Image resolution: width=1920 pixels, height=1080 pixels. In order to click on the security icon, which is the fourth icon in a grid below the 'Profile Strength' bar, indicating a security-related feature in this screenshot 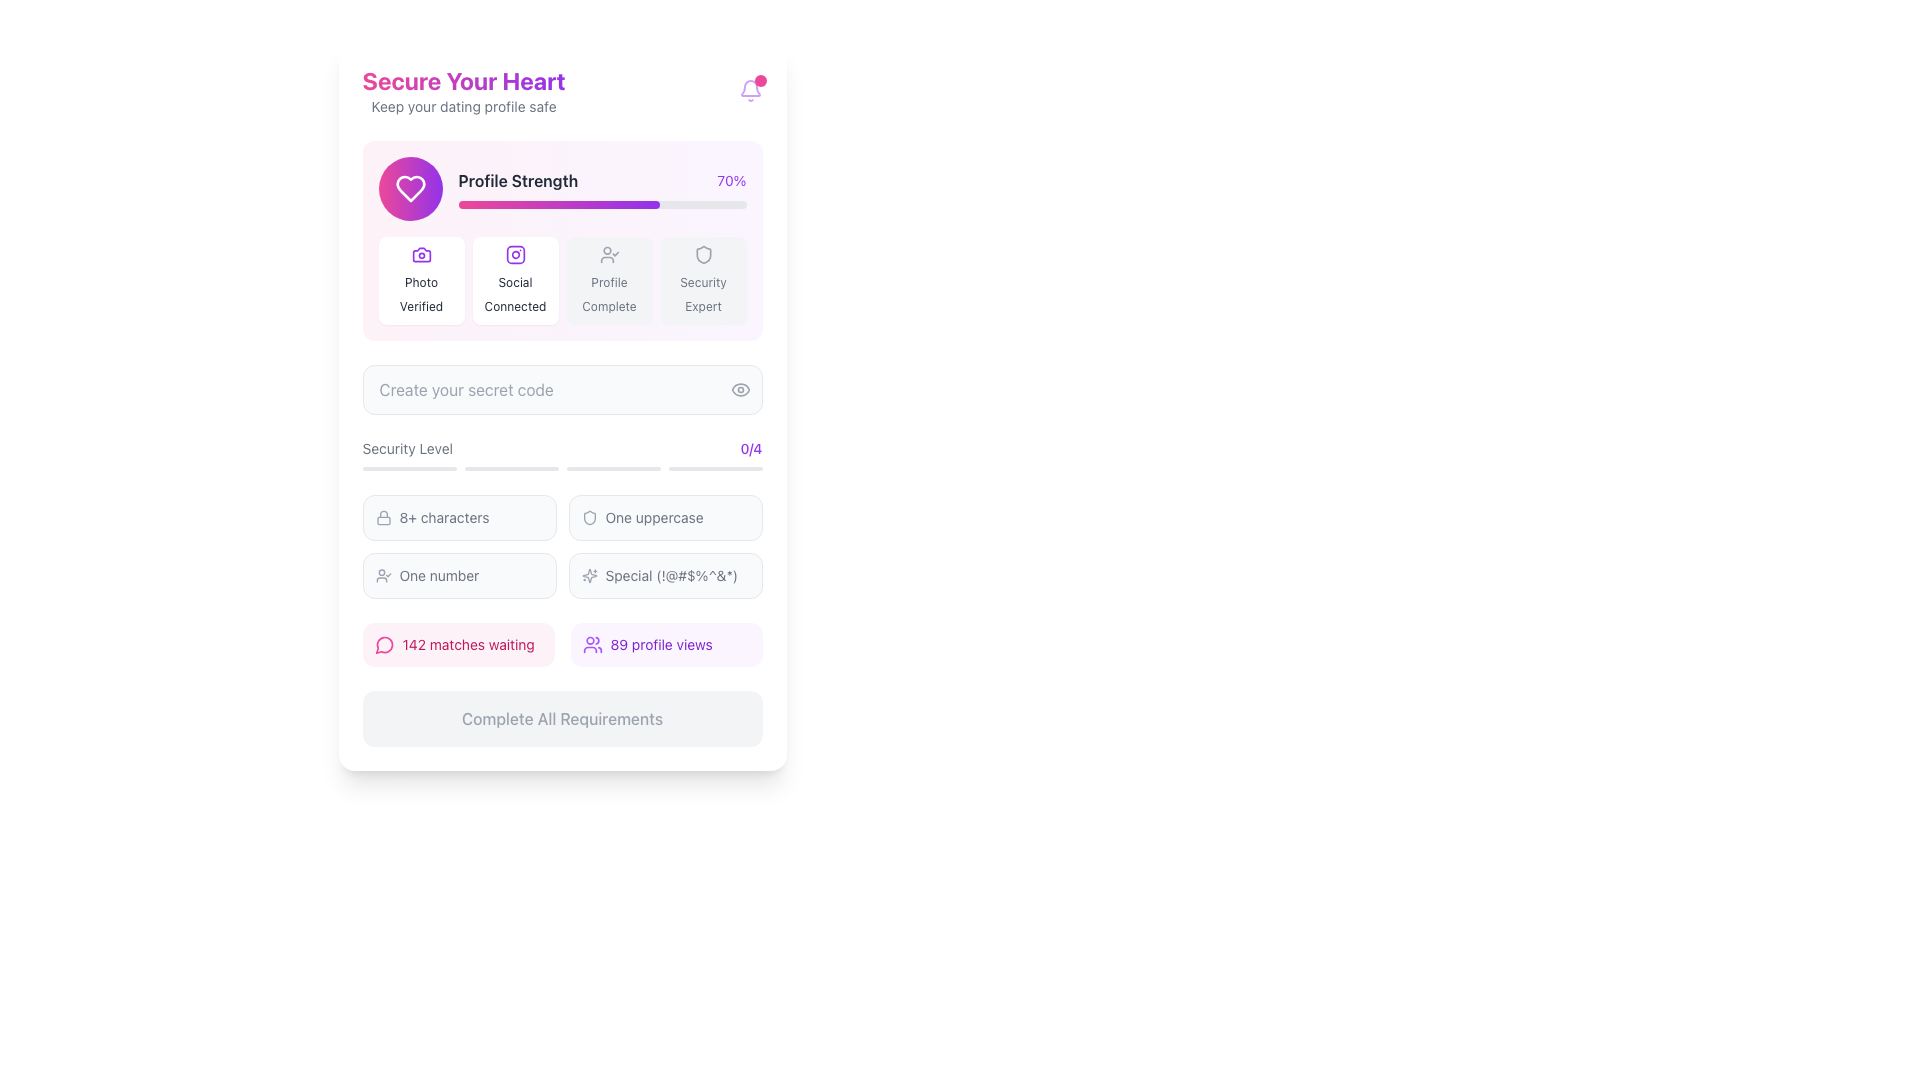, I will do `click(703, 253)`.